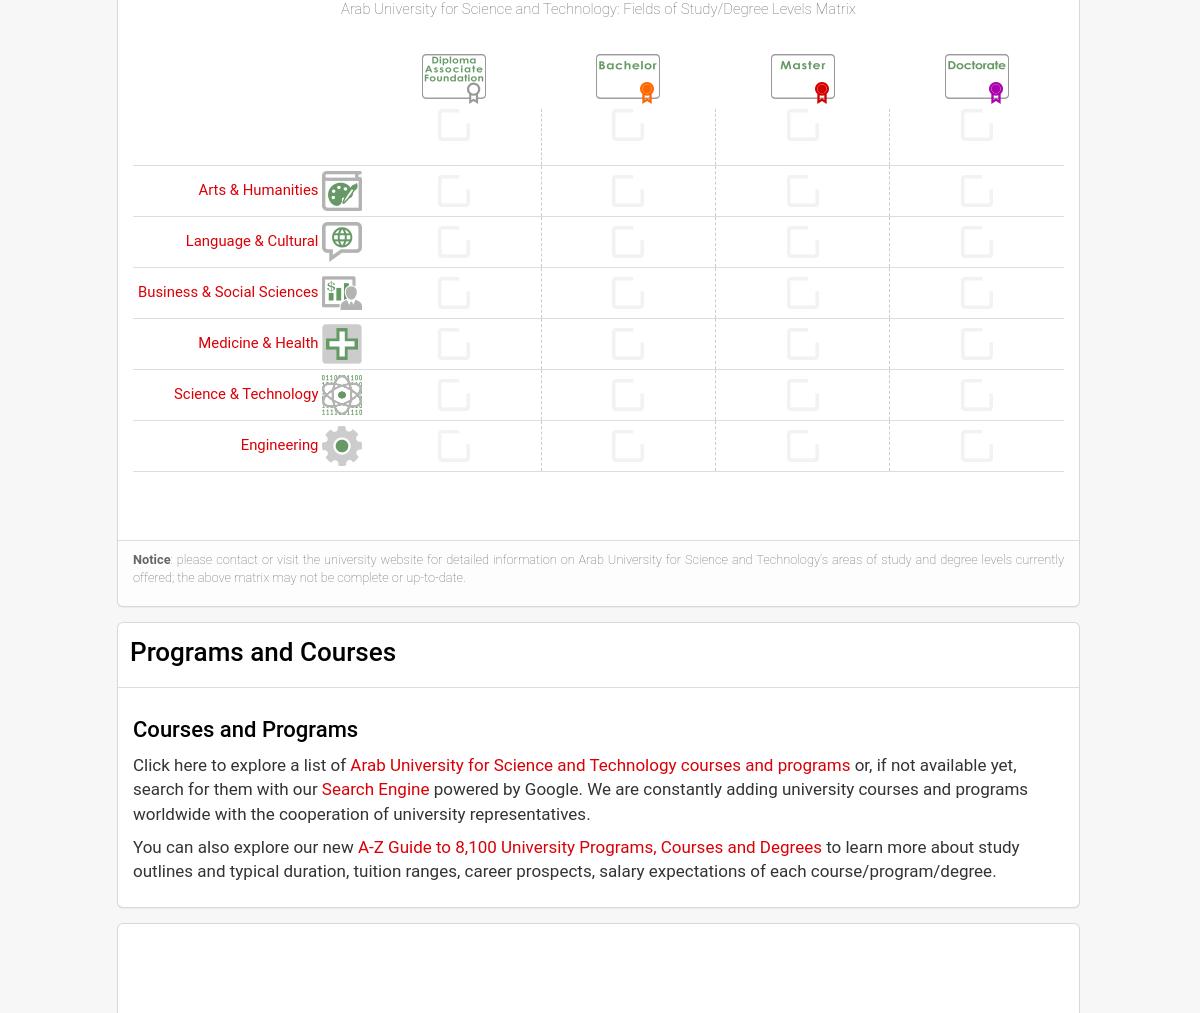 This screenshot has height=1013, width=1200. I want to click on 'You can also explore our new', so click(132, 844).